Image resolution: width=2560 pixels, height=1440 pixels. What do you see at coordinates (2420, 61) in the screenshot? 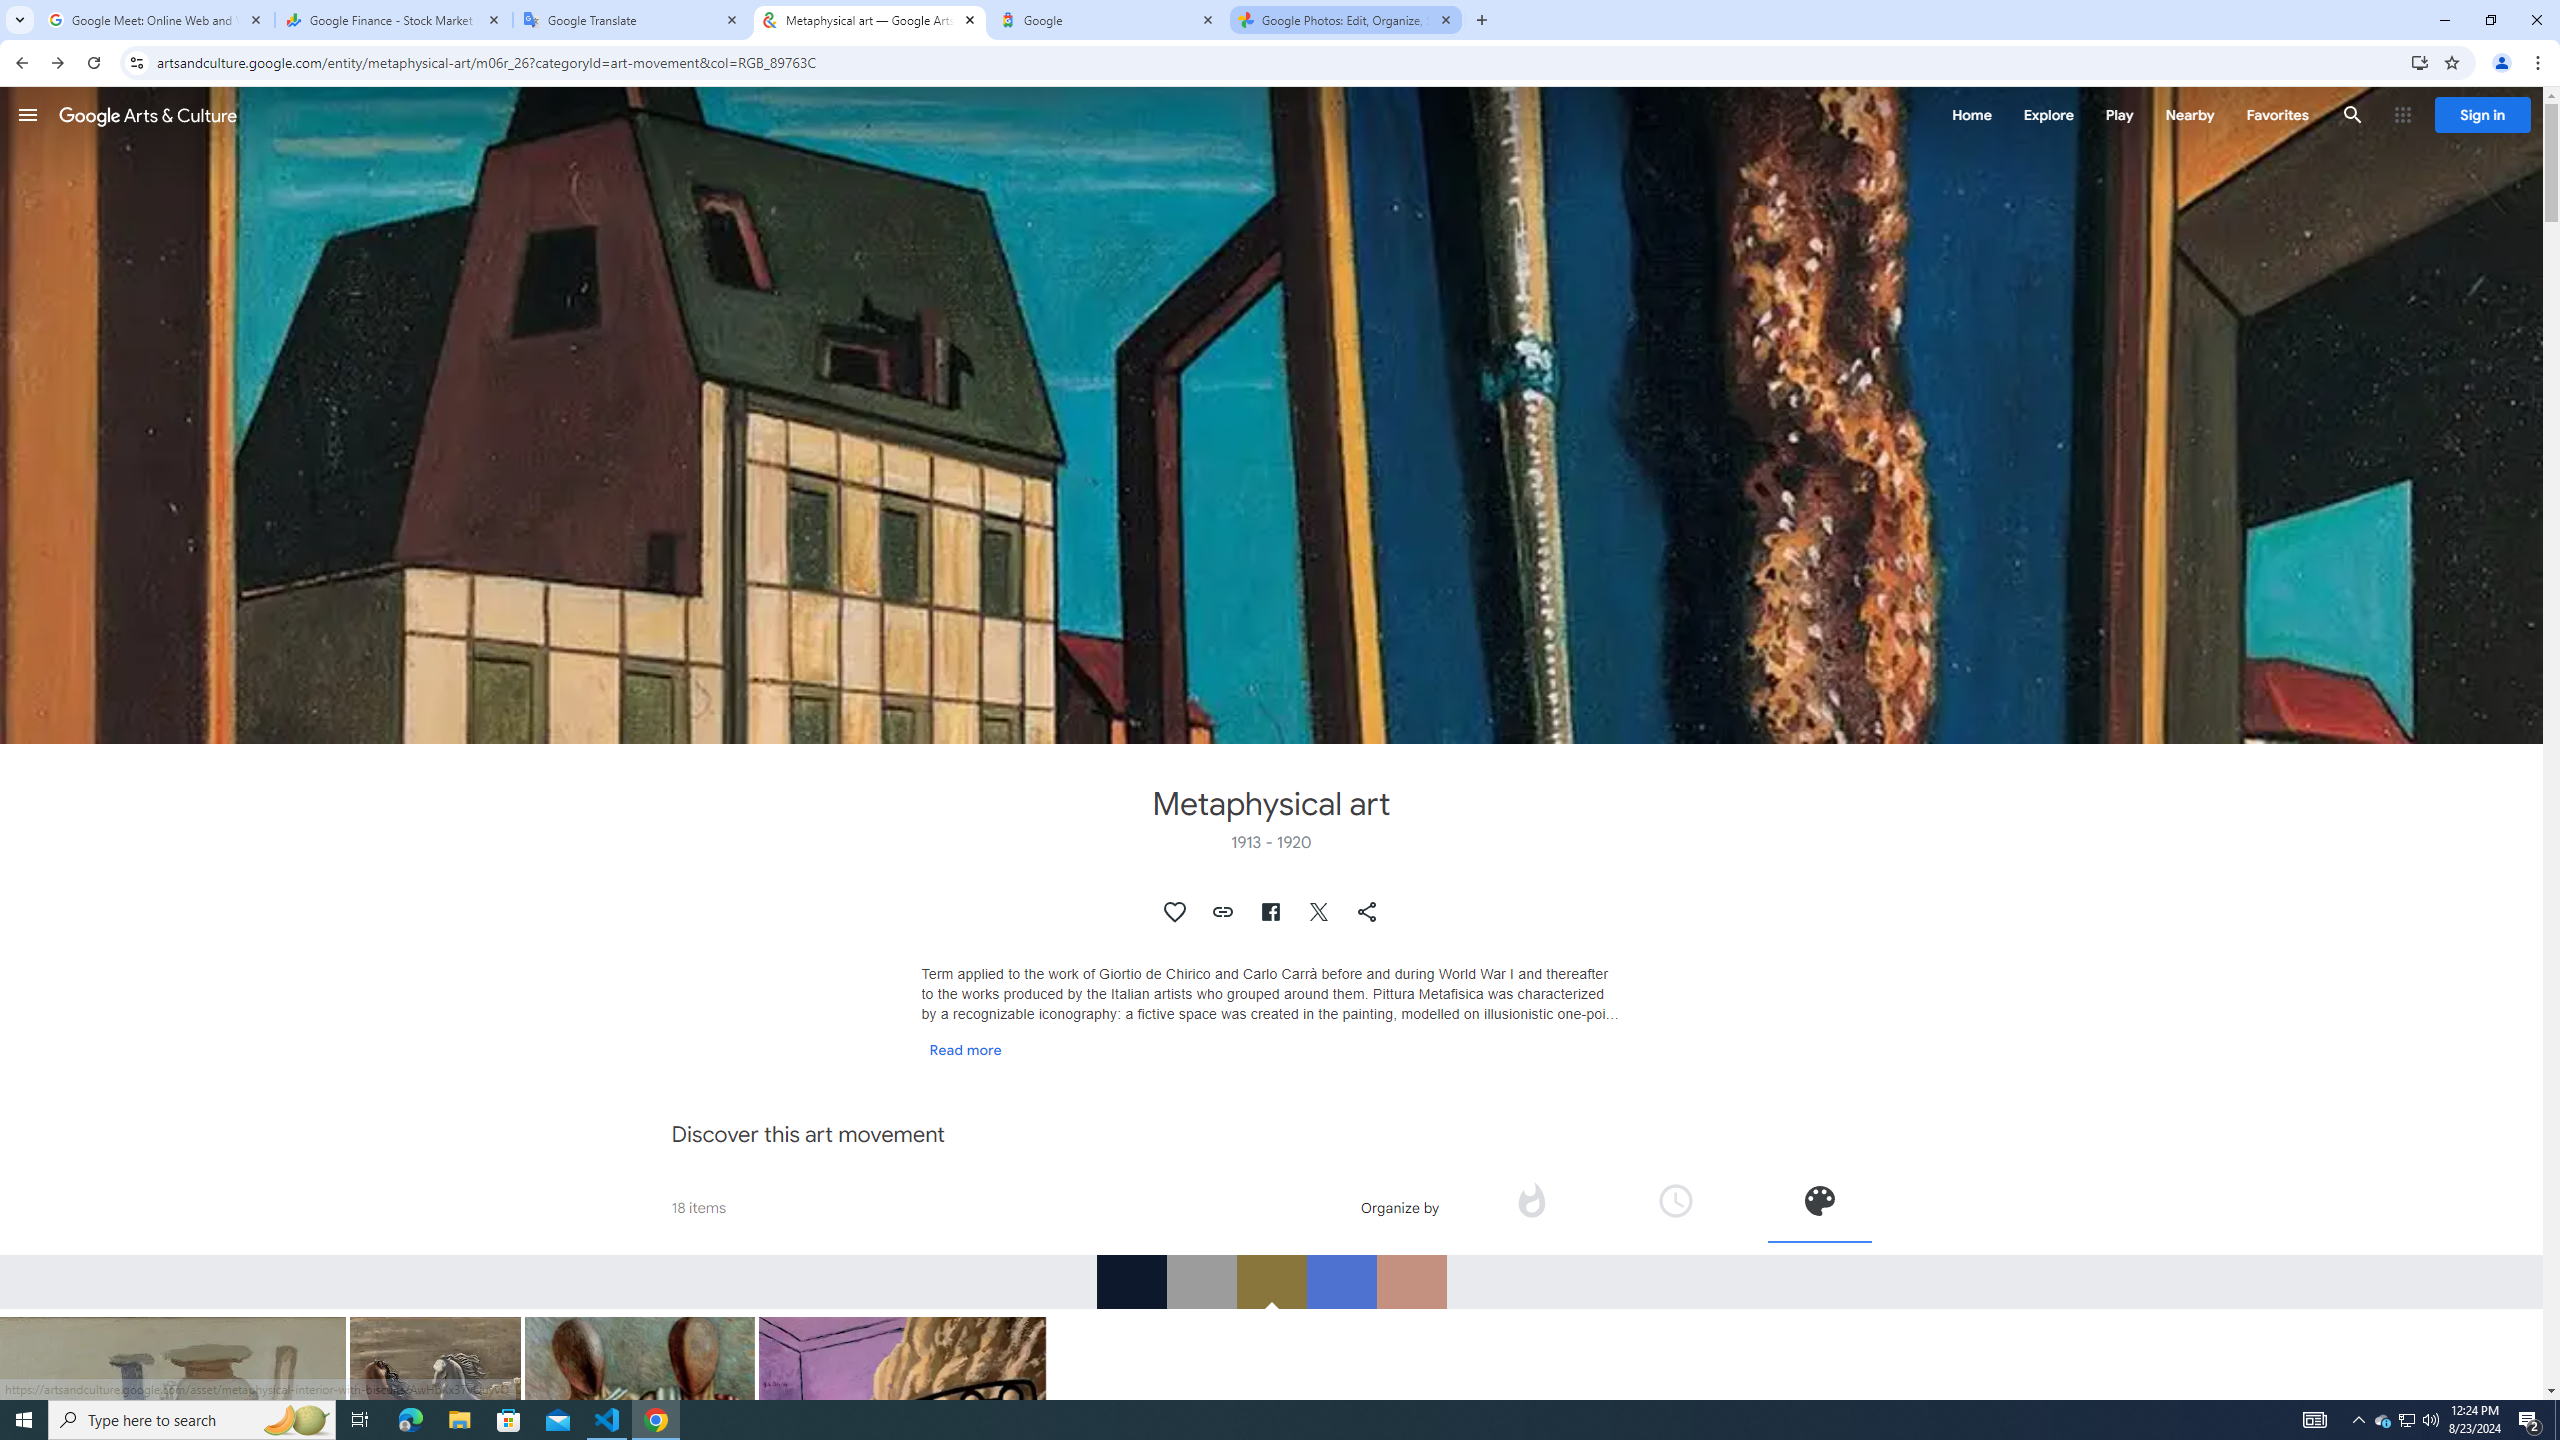
I see `'Install Google Arts & Culture'` at bounding box center [2420, 61].